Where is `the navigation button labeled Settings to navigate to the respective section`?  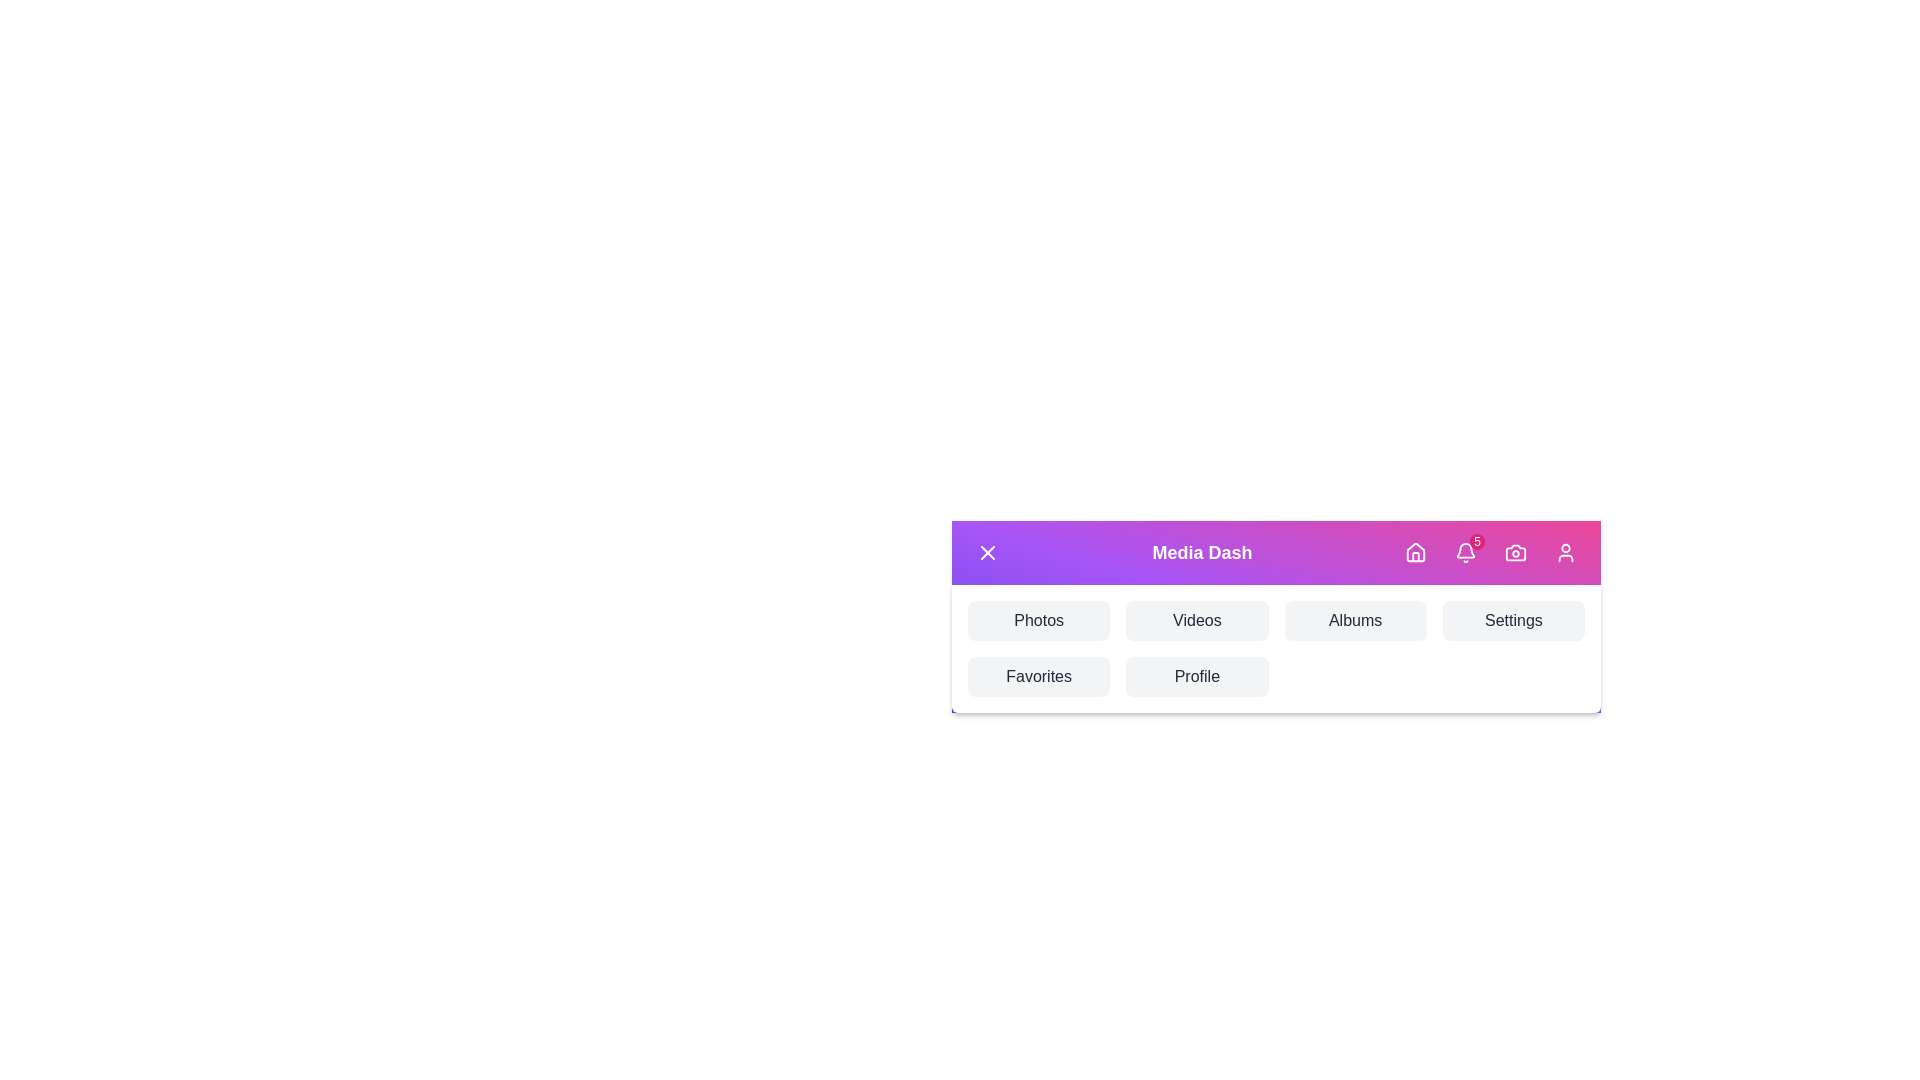
the navigation button labeled Settings to navigate to the respective section is located at coordinates (1513, 620).